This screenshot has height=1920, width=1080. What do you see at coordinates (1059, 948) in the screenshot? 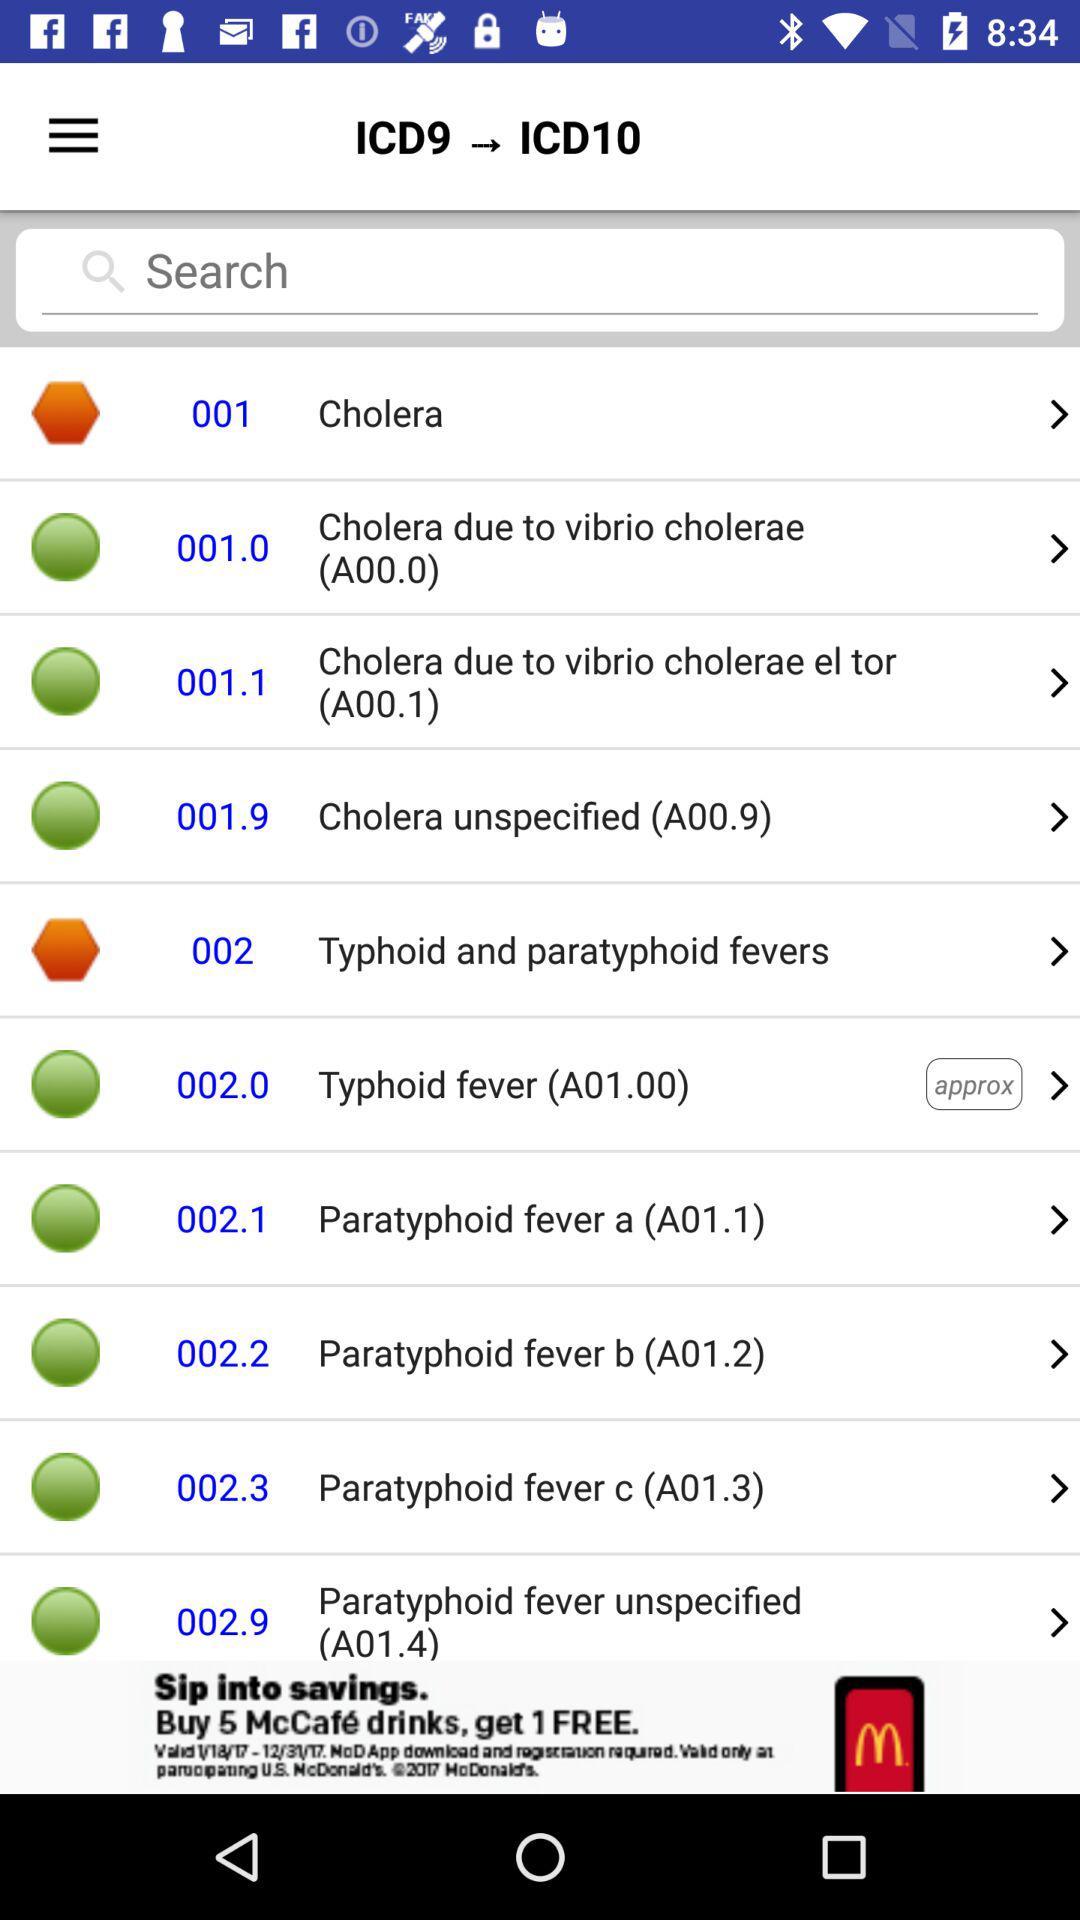
I see `the item to the right of cholera unspecified a00 icon` at bounding box center [1059, 948].